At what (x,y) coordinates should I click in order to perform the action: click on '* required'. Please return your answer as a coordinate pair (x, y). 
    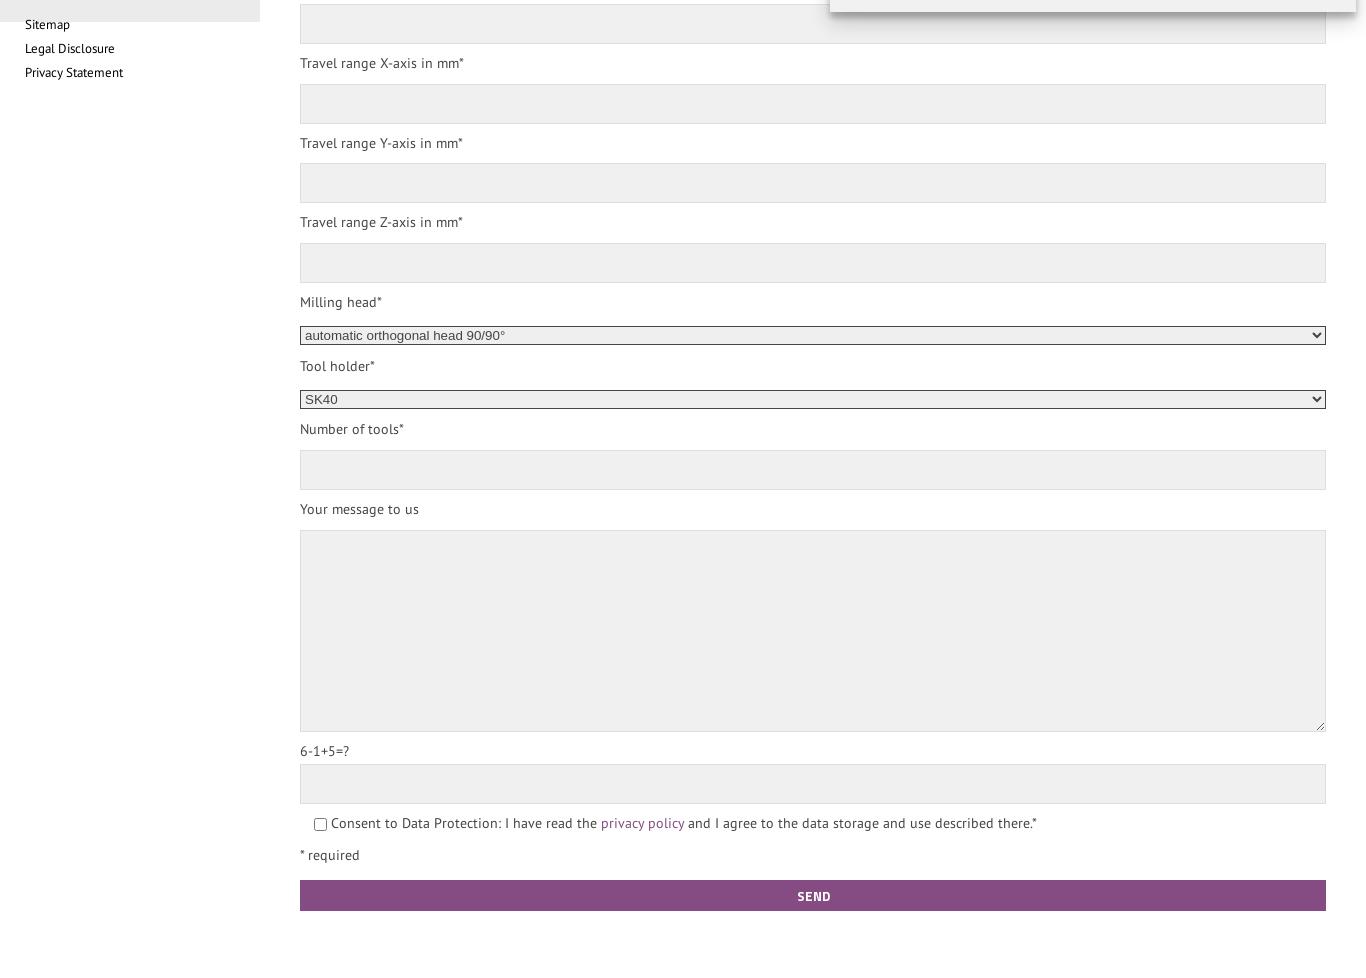
    Looking at the image, I should click on (330, 852).